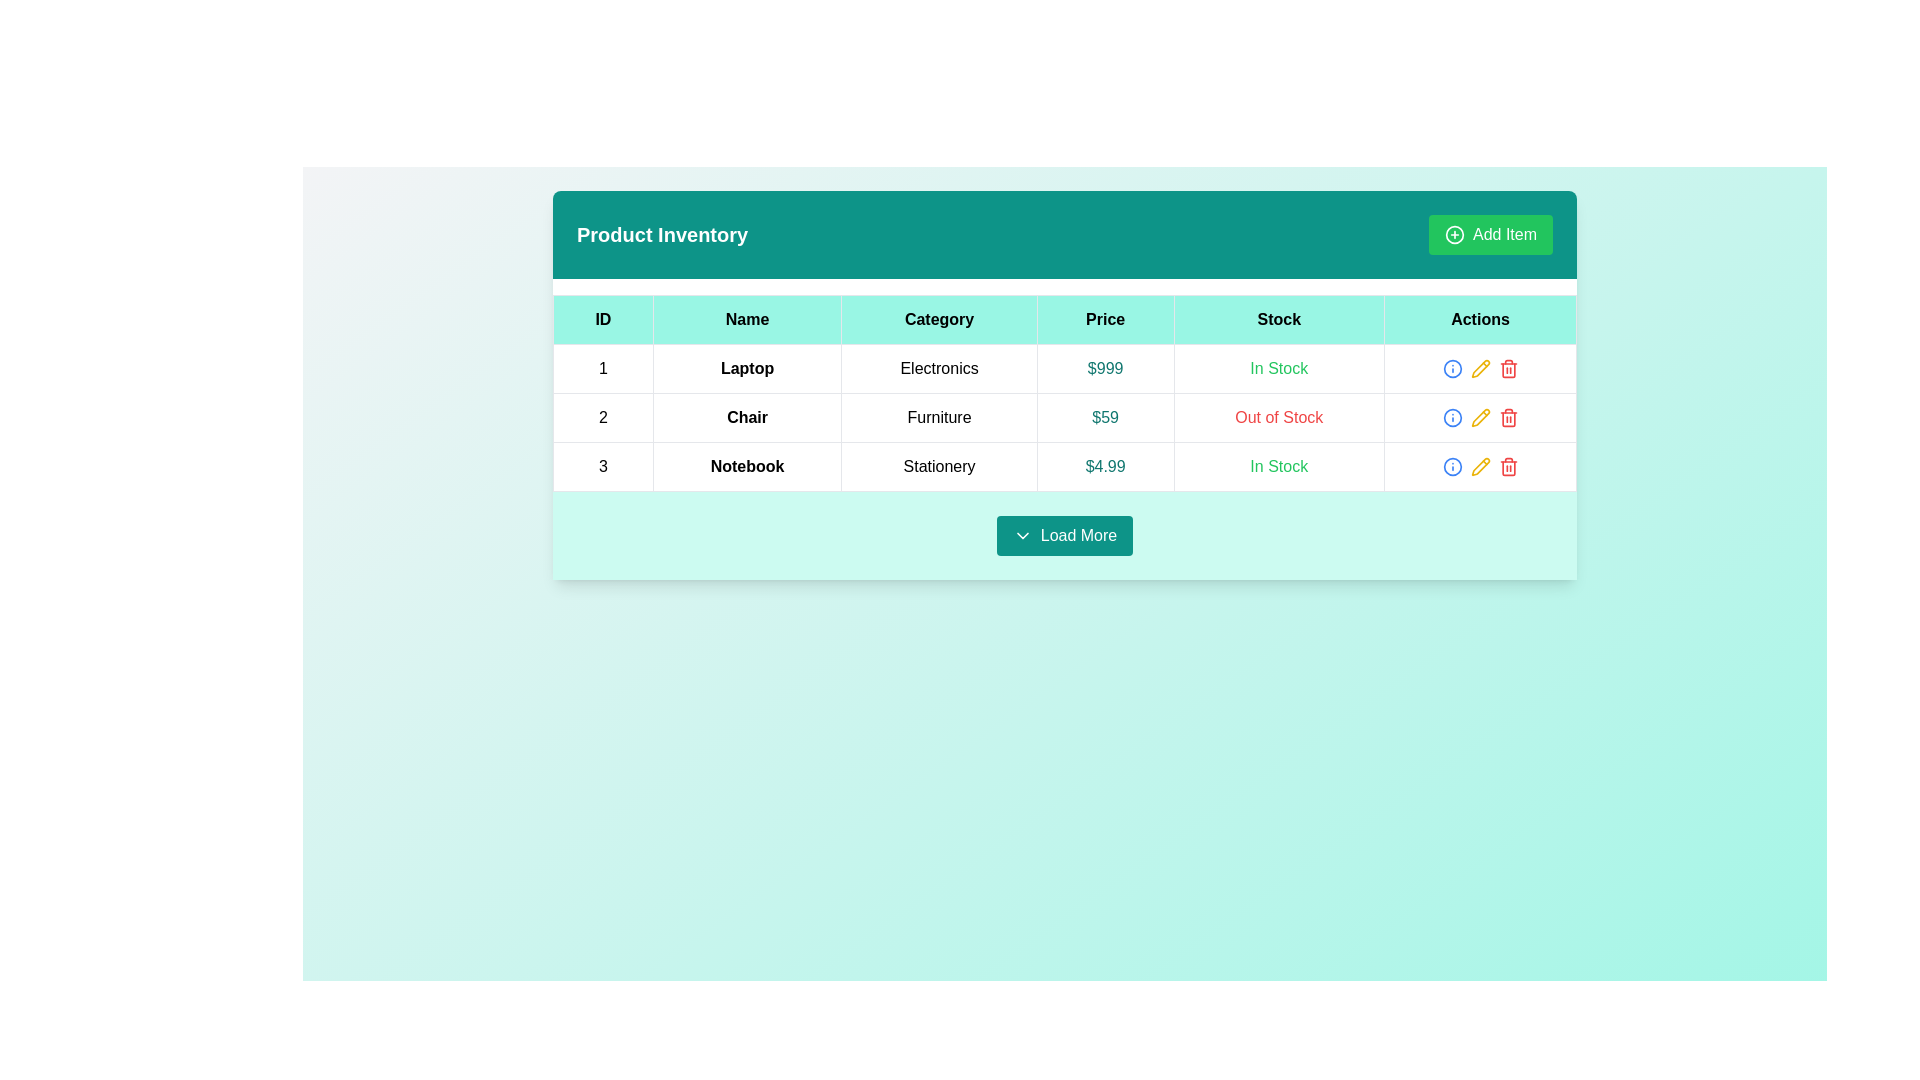 The width and height of the screenshot is (1920, 1080). Describe the element at coordinates (1278, 368) in the screenshot. I see `the 'In Stock' static text label in green color, indicating availability for the product 'Laptop' in the Stock column of the table` at that location.